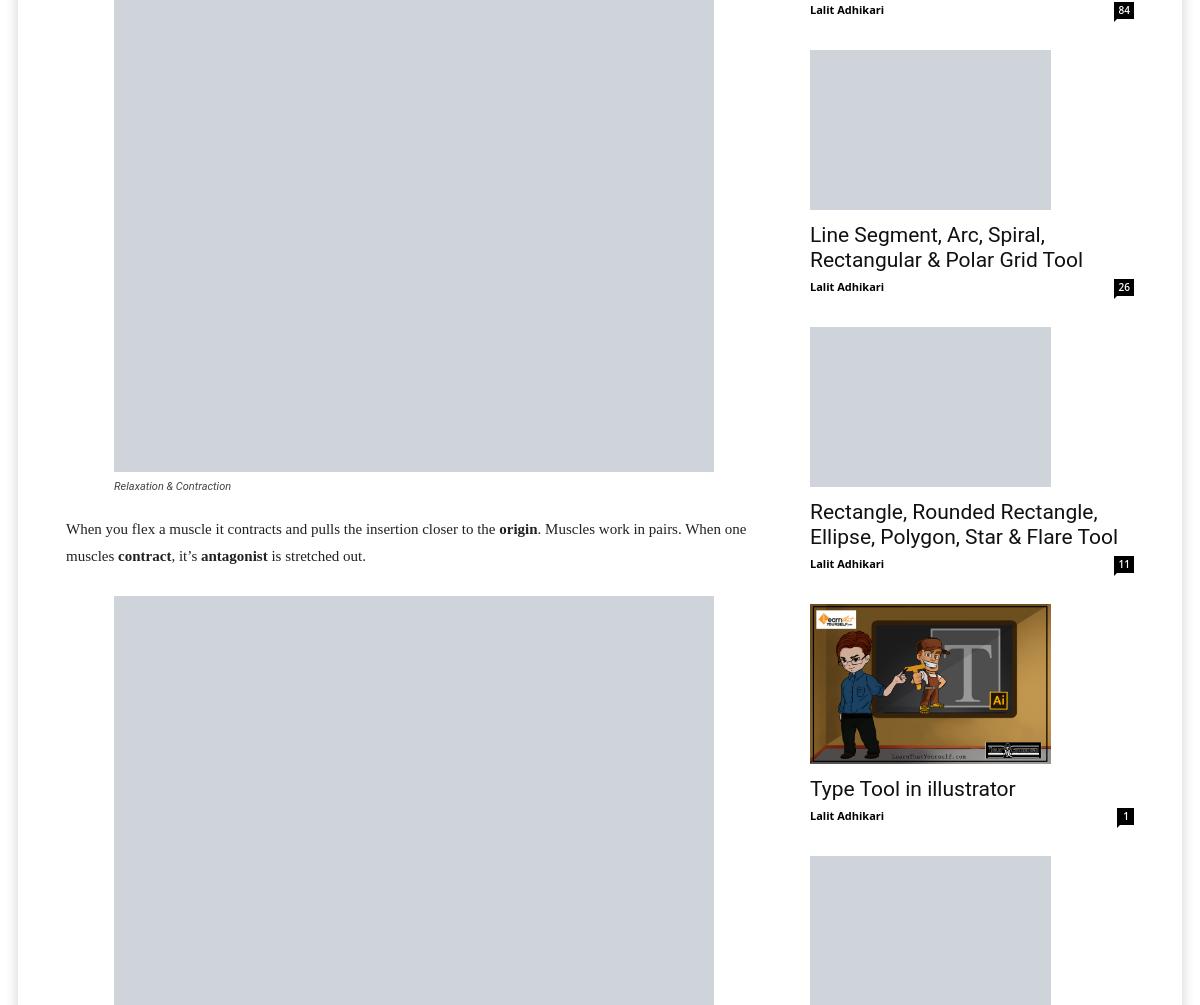 This screenshot has height=1005, width=1200. I want to click on '. Muscles work in pairs. When one muscles', so click(405, 541).